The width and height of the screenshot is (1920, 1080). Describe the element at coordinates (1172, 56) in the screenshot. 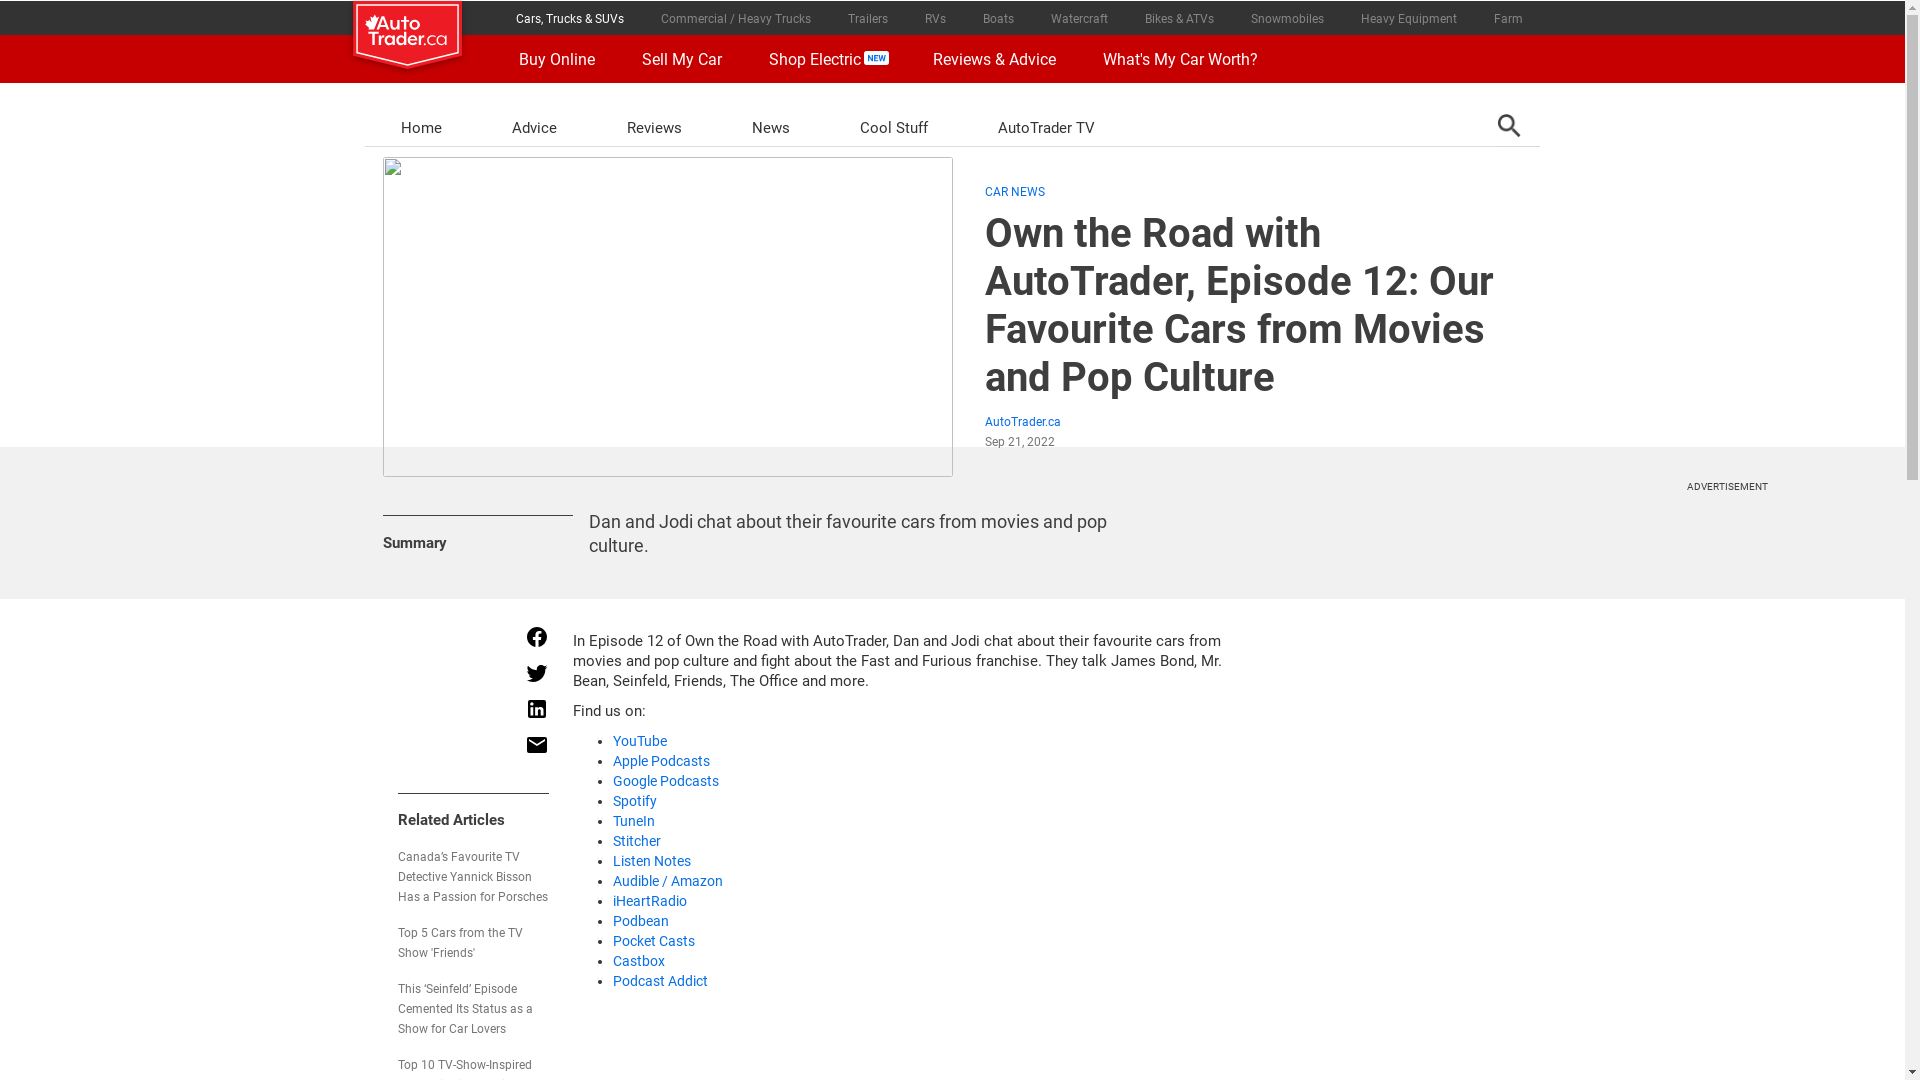

I see `'What's My Car Worth?'` at that location.